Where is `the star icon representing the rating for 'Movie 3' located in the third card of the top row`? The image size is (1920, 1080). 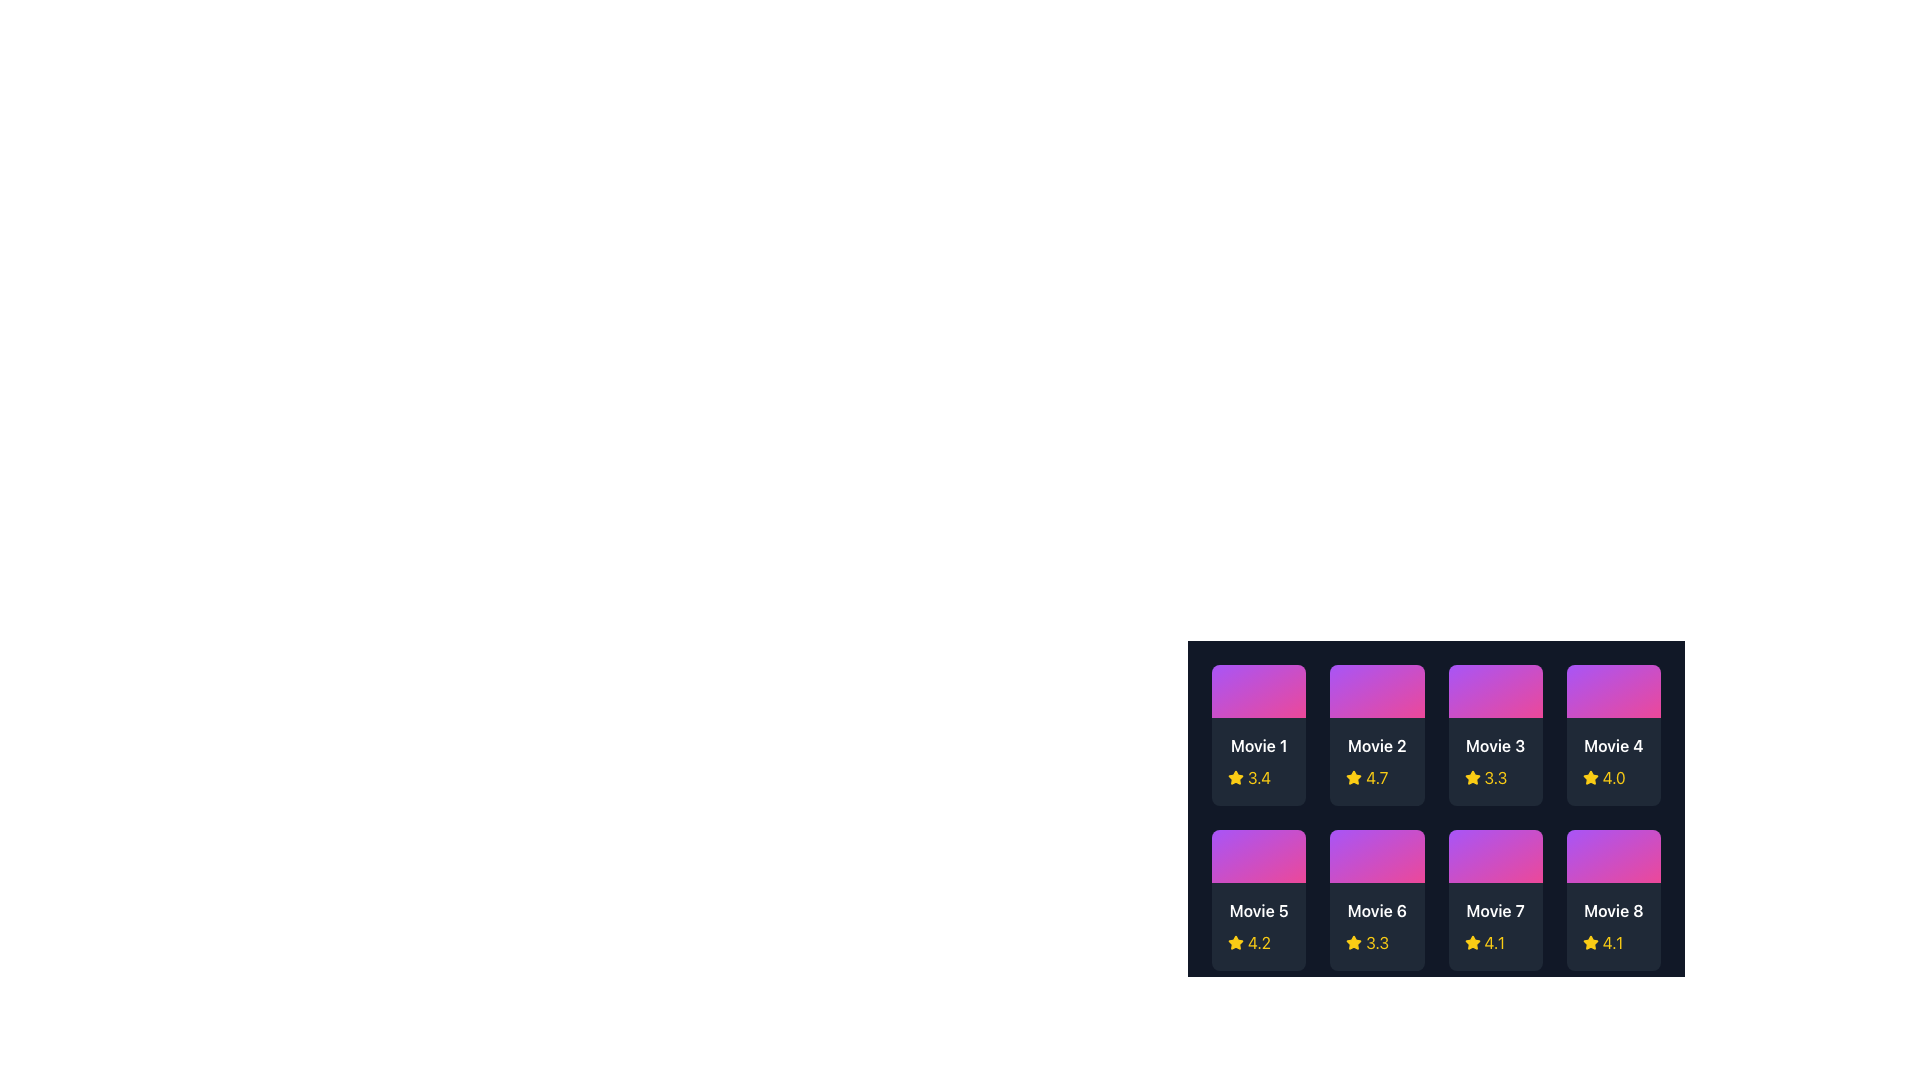
the star icon representing the rating for 'Movie 3' located in the third card of the top row is located at coordinates (1472, 776).